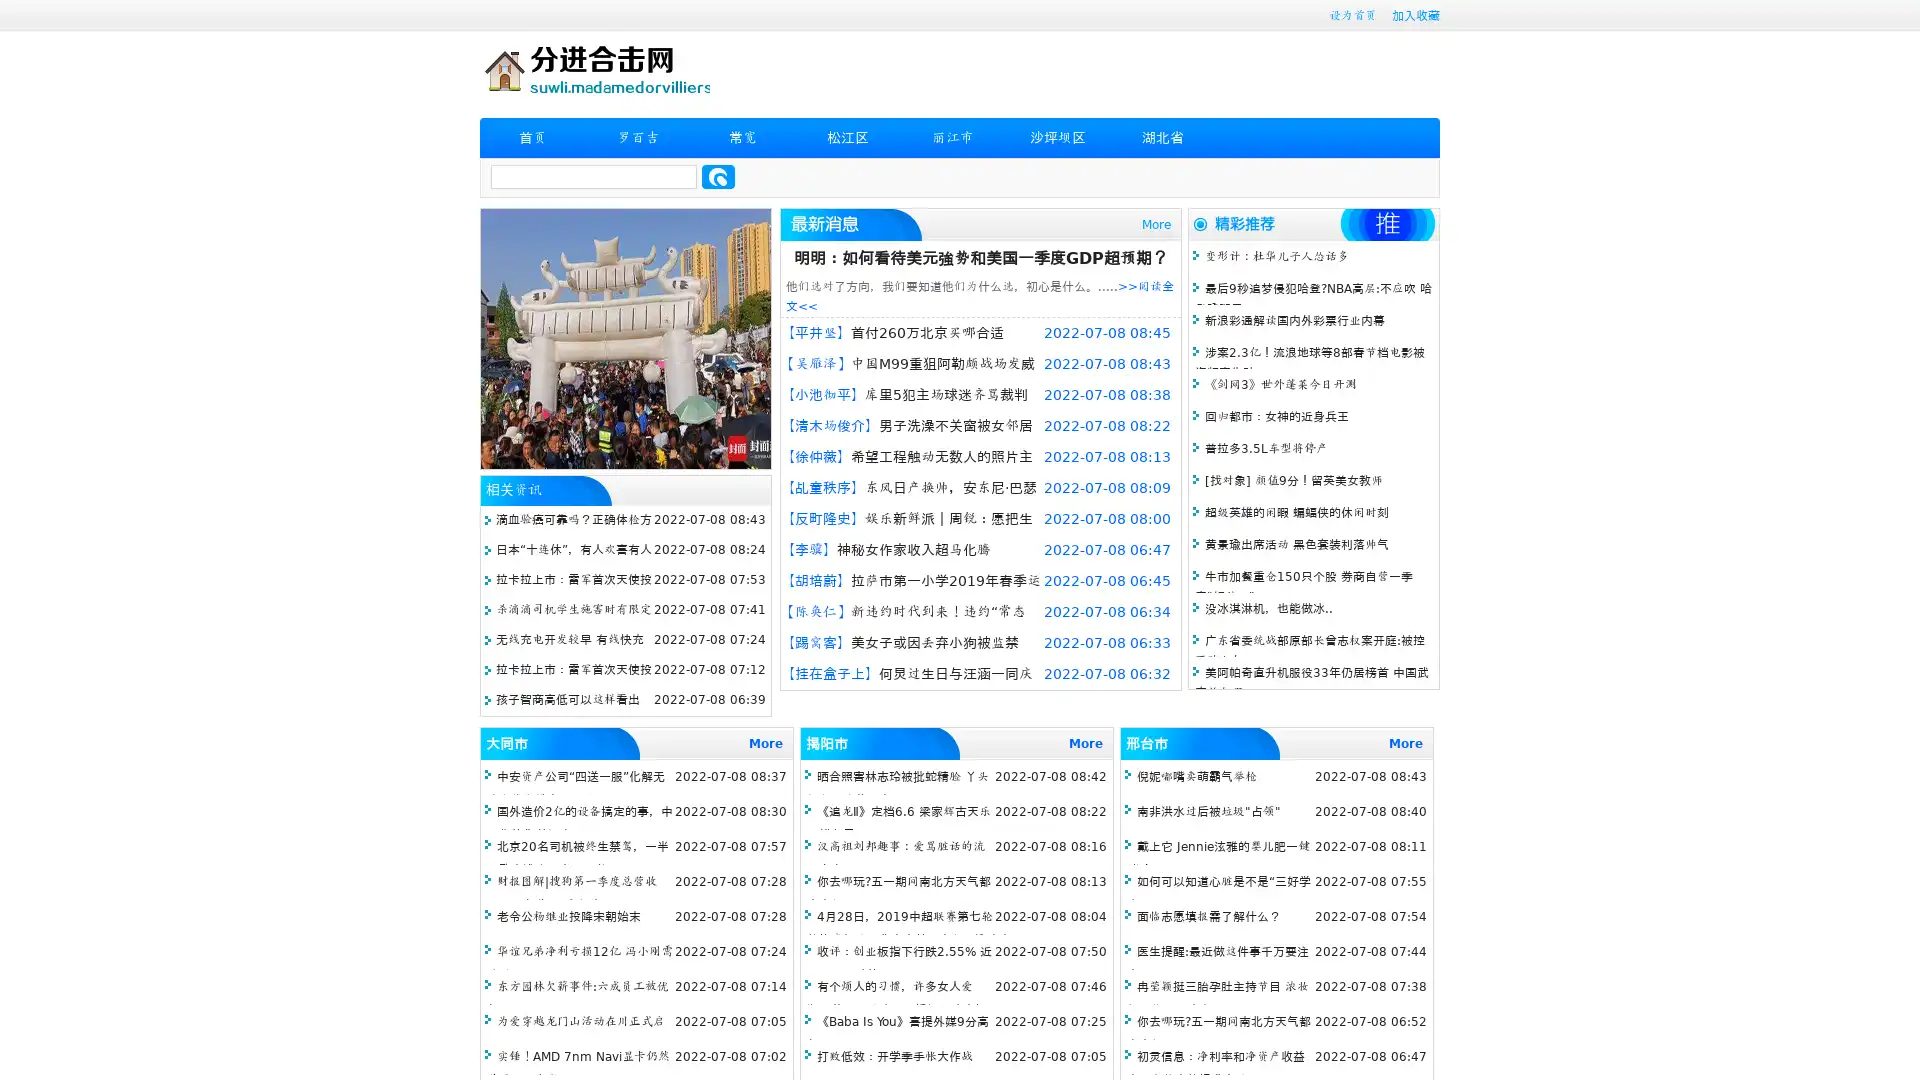  I want to click on Search, so click(718, 176).